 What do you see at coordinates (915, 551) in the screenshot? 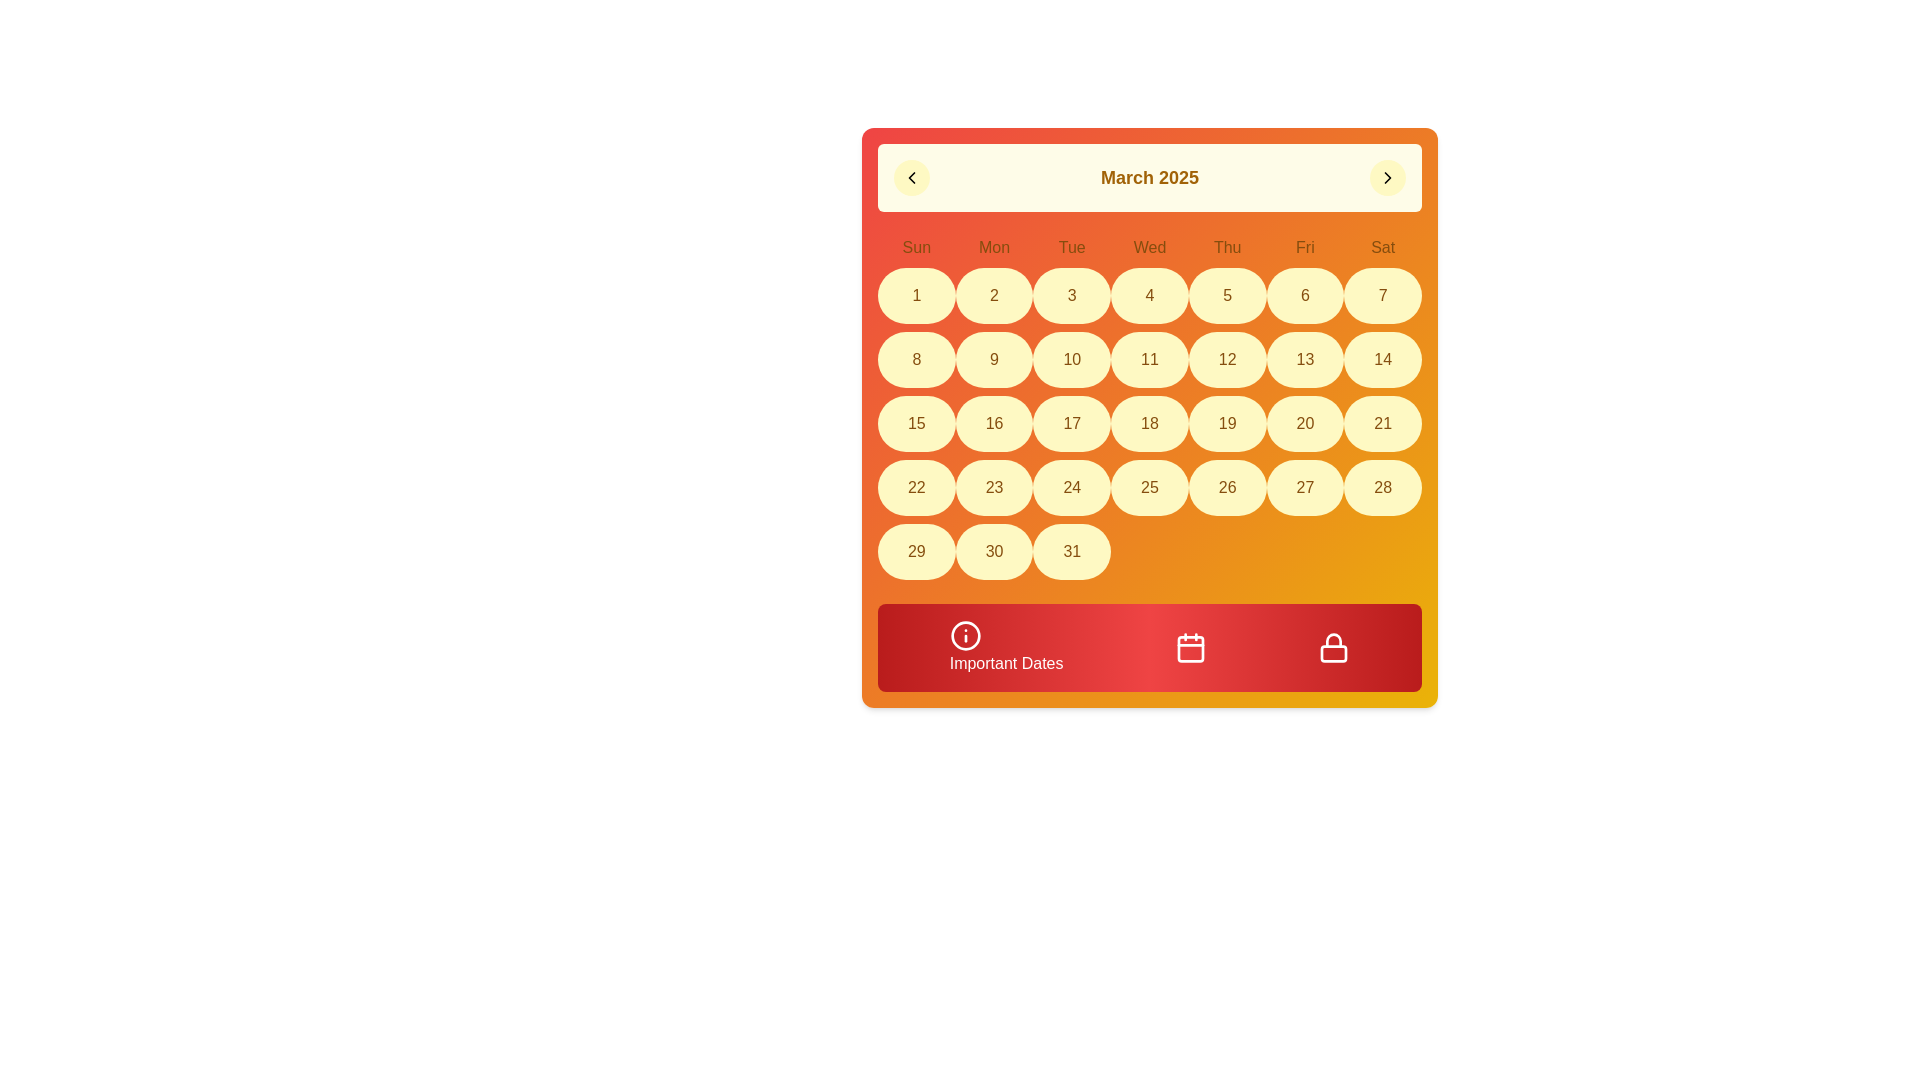
I see `the Day button displaying '29' in bold with a soft yellow background in the calendar` at bounding box center [915, 551].